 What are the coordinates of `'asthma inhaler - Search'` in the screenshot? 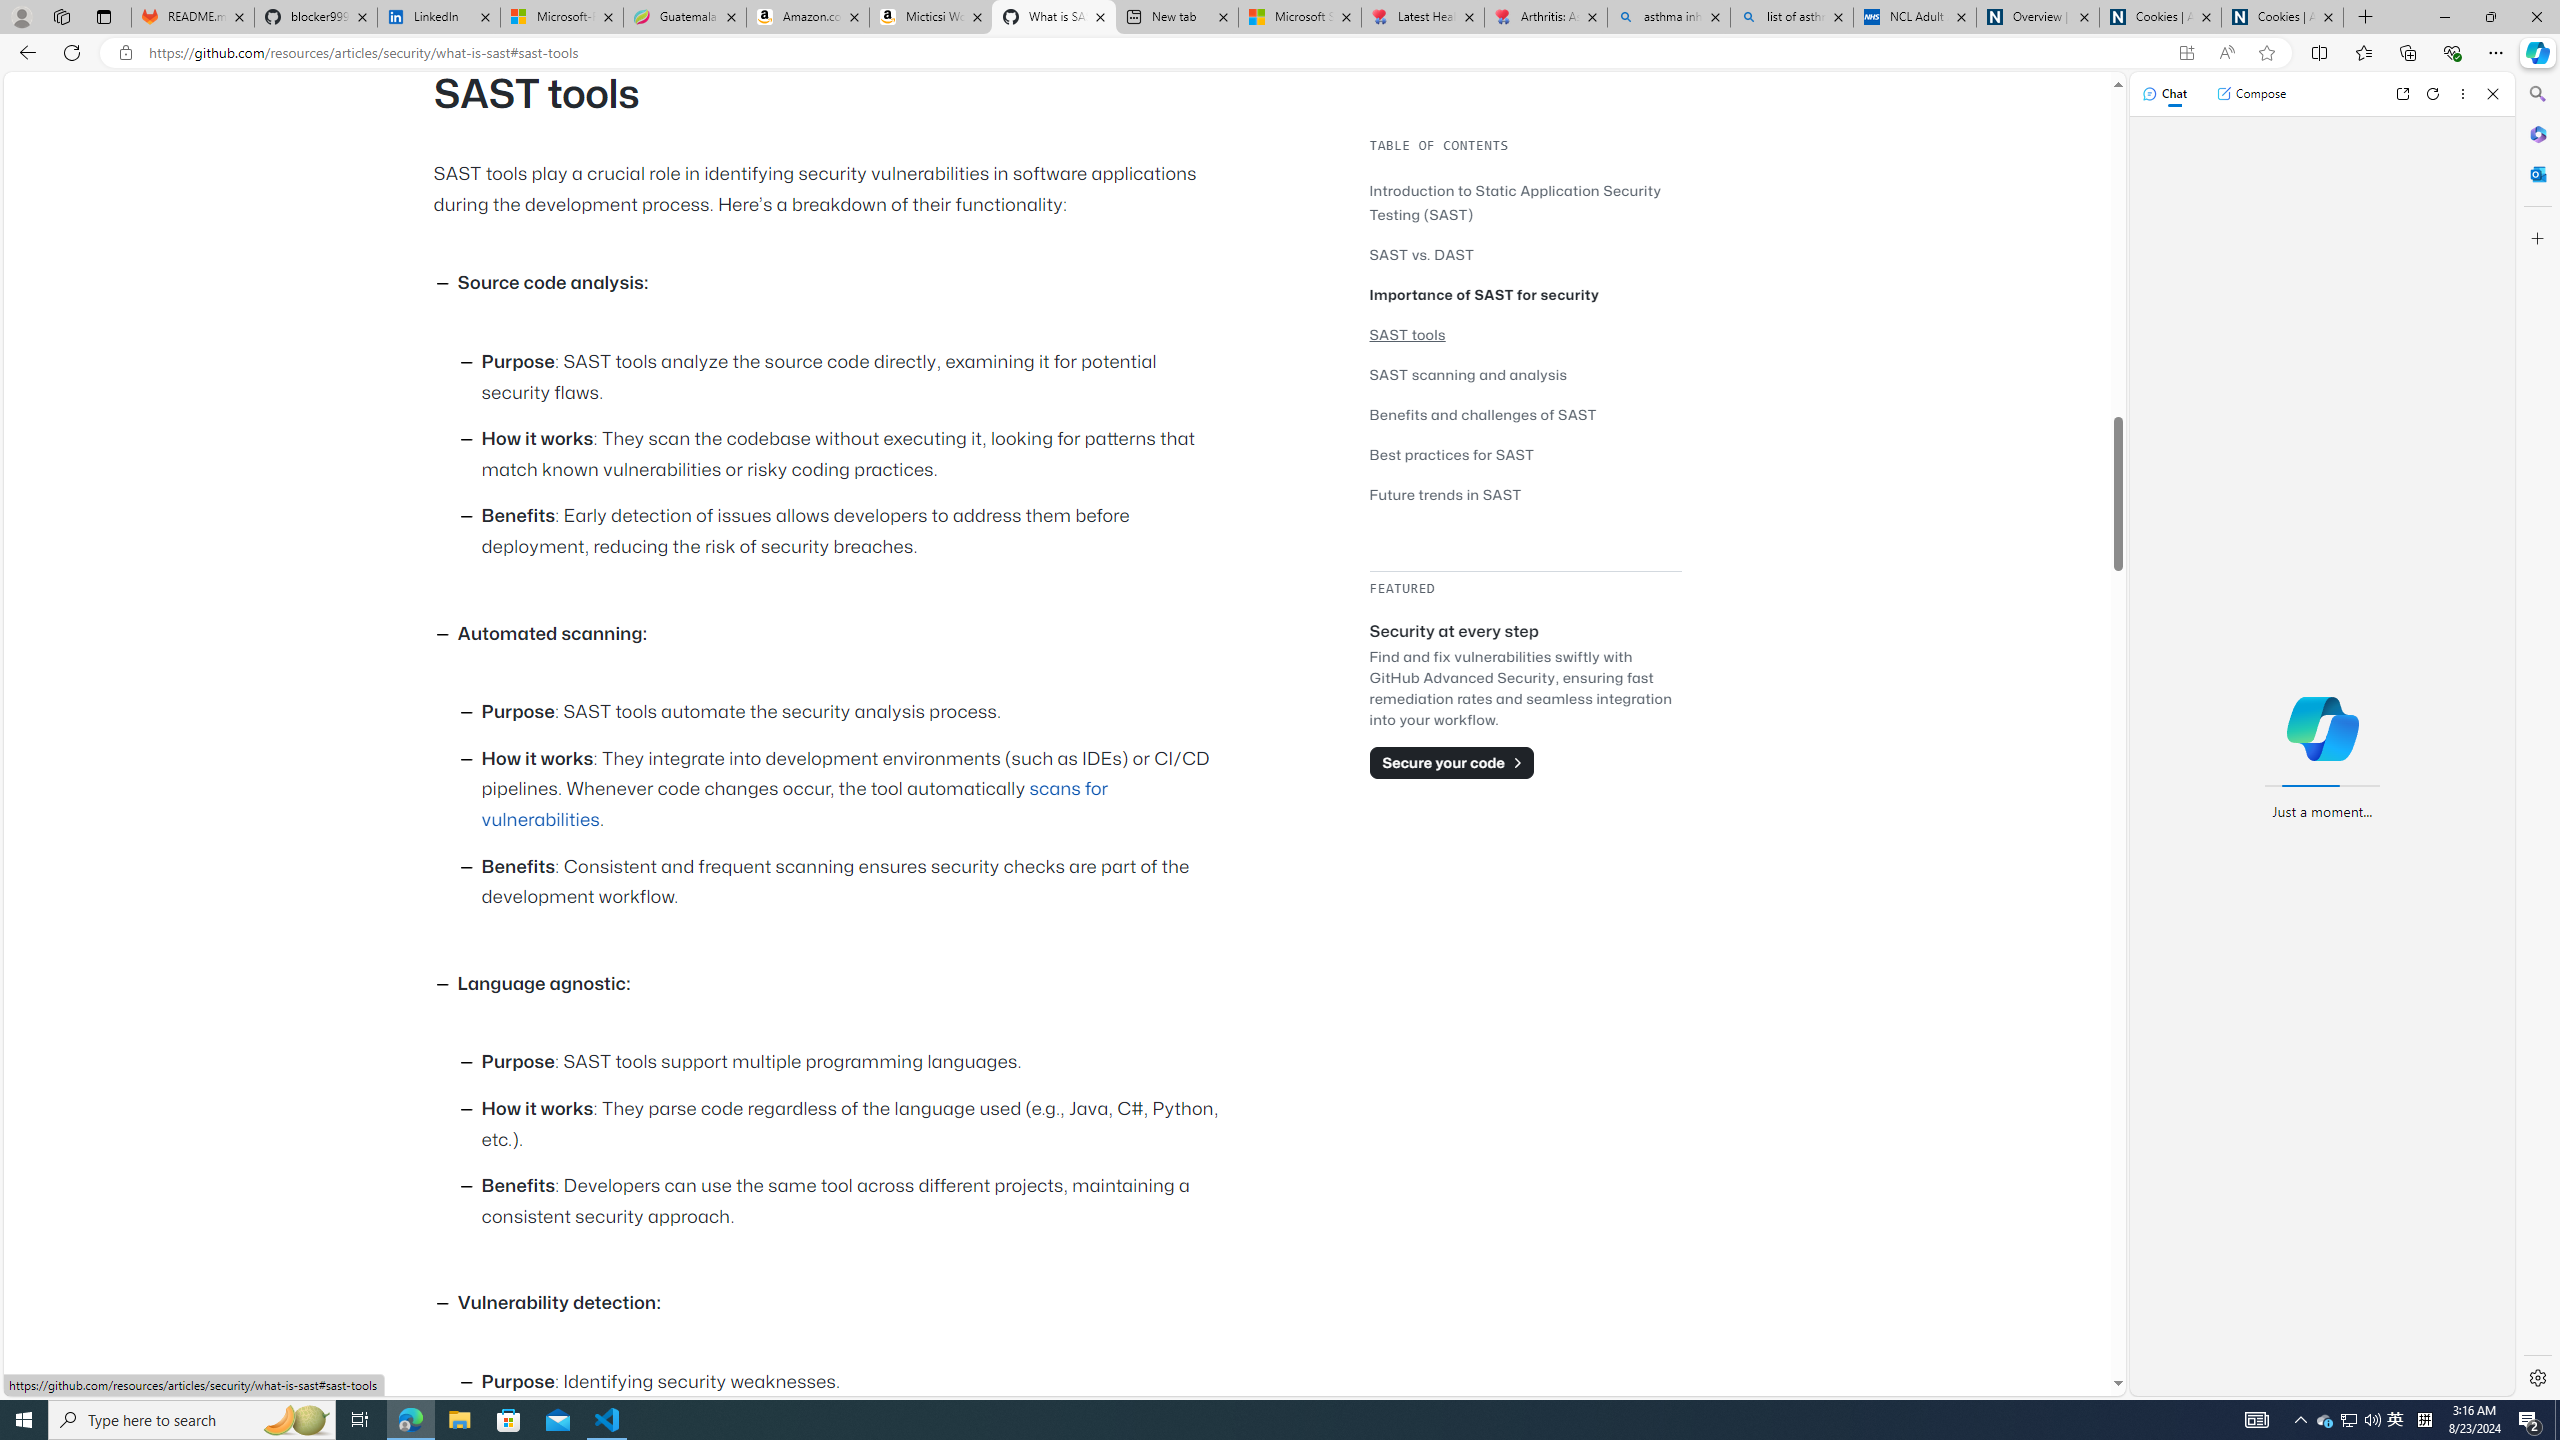 It's located at (1668, 16).